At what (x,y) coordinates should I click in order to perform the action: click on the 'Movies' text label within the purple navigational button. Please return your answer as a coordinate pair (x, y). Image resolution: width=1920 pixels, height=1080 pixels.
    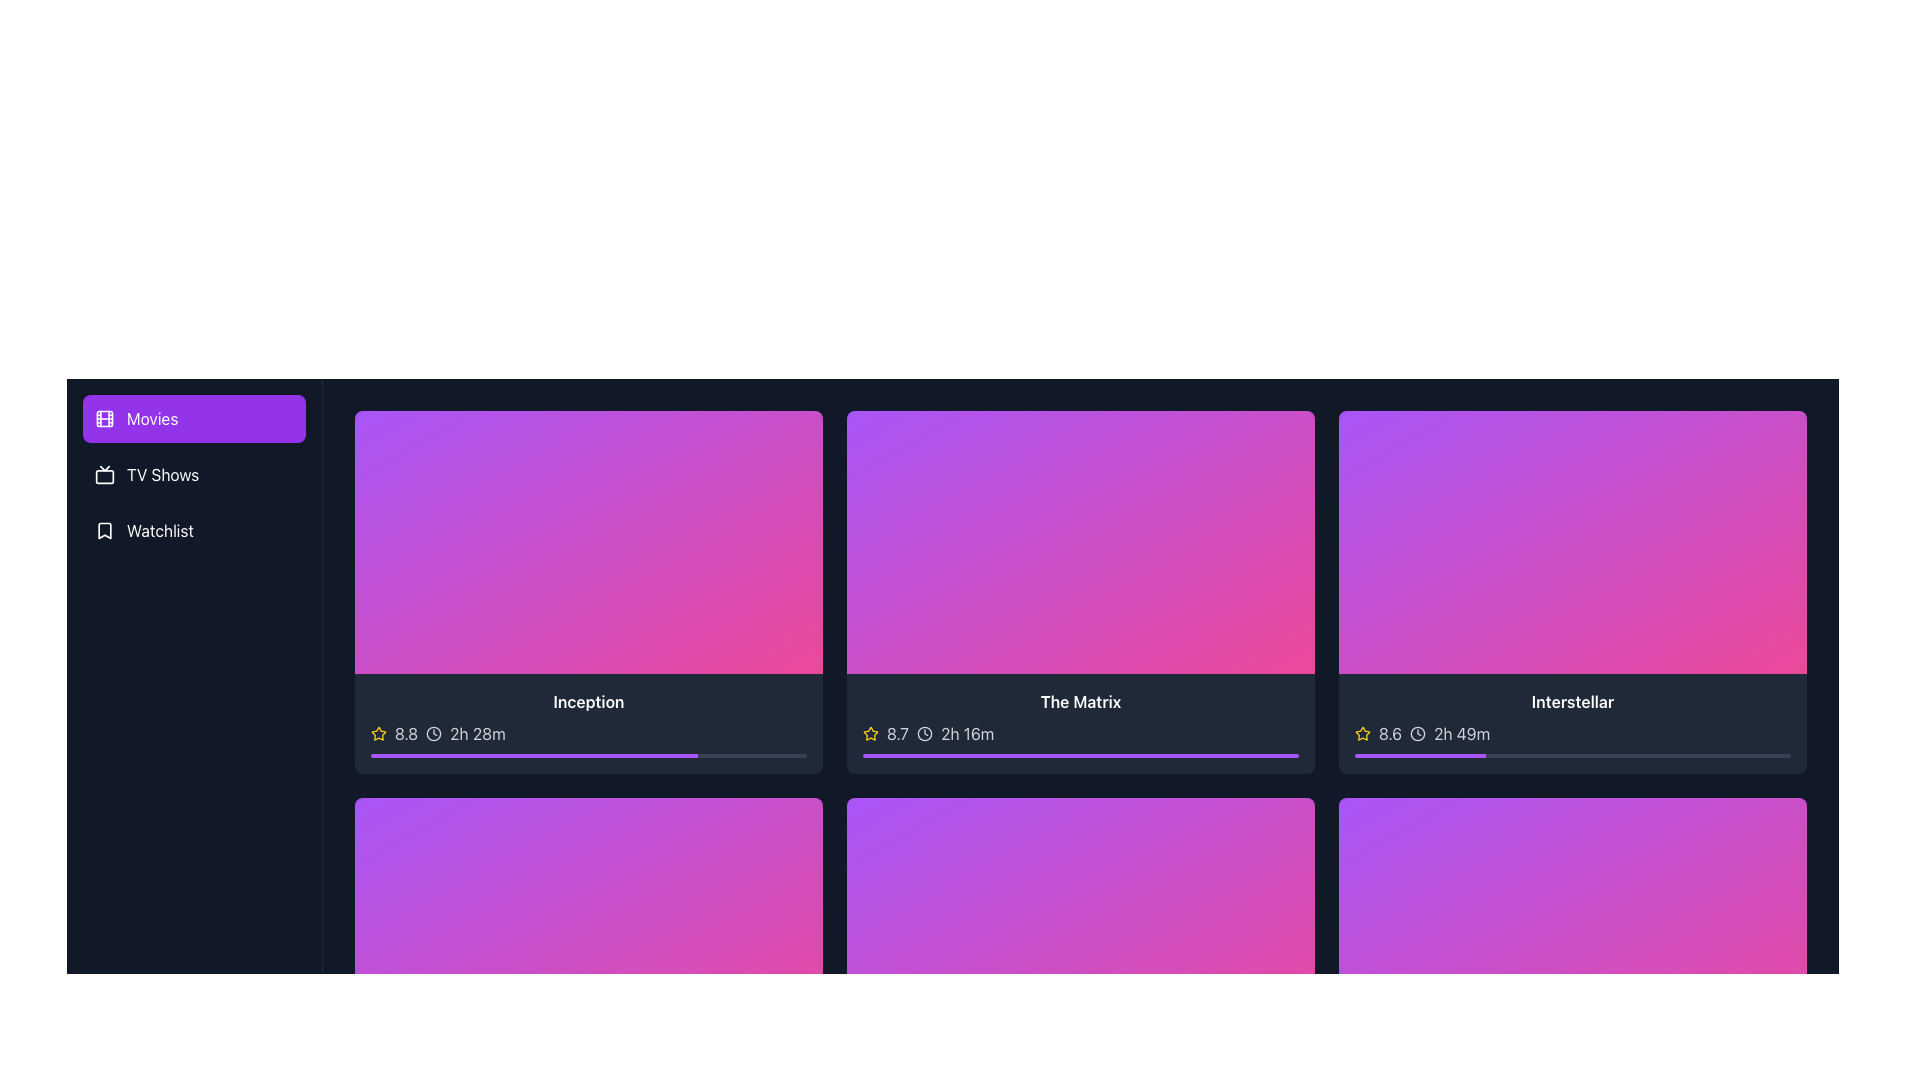
    Looking at the image, I should click on (151, 418).